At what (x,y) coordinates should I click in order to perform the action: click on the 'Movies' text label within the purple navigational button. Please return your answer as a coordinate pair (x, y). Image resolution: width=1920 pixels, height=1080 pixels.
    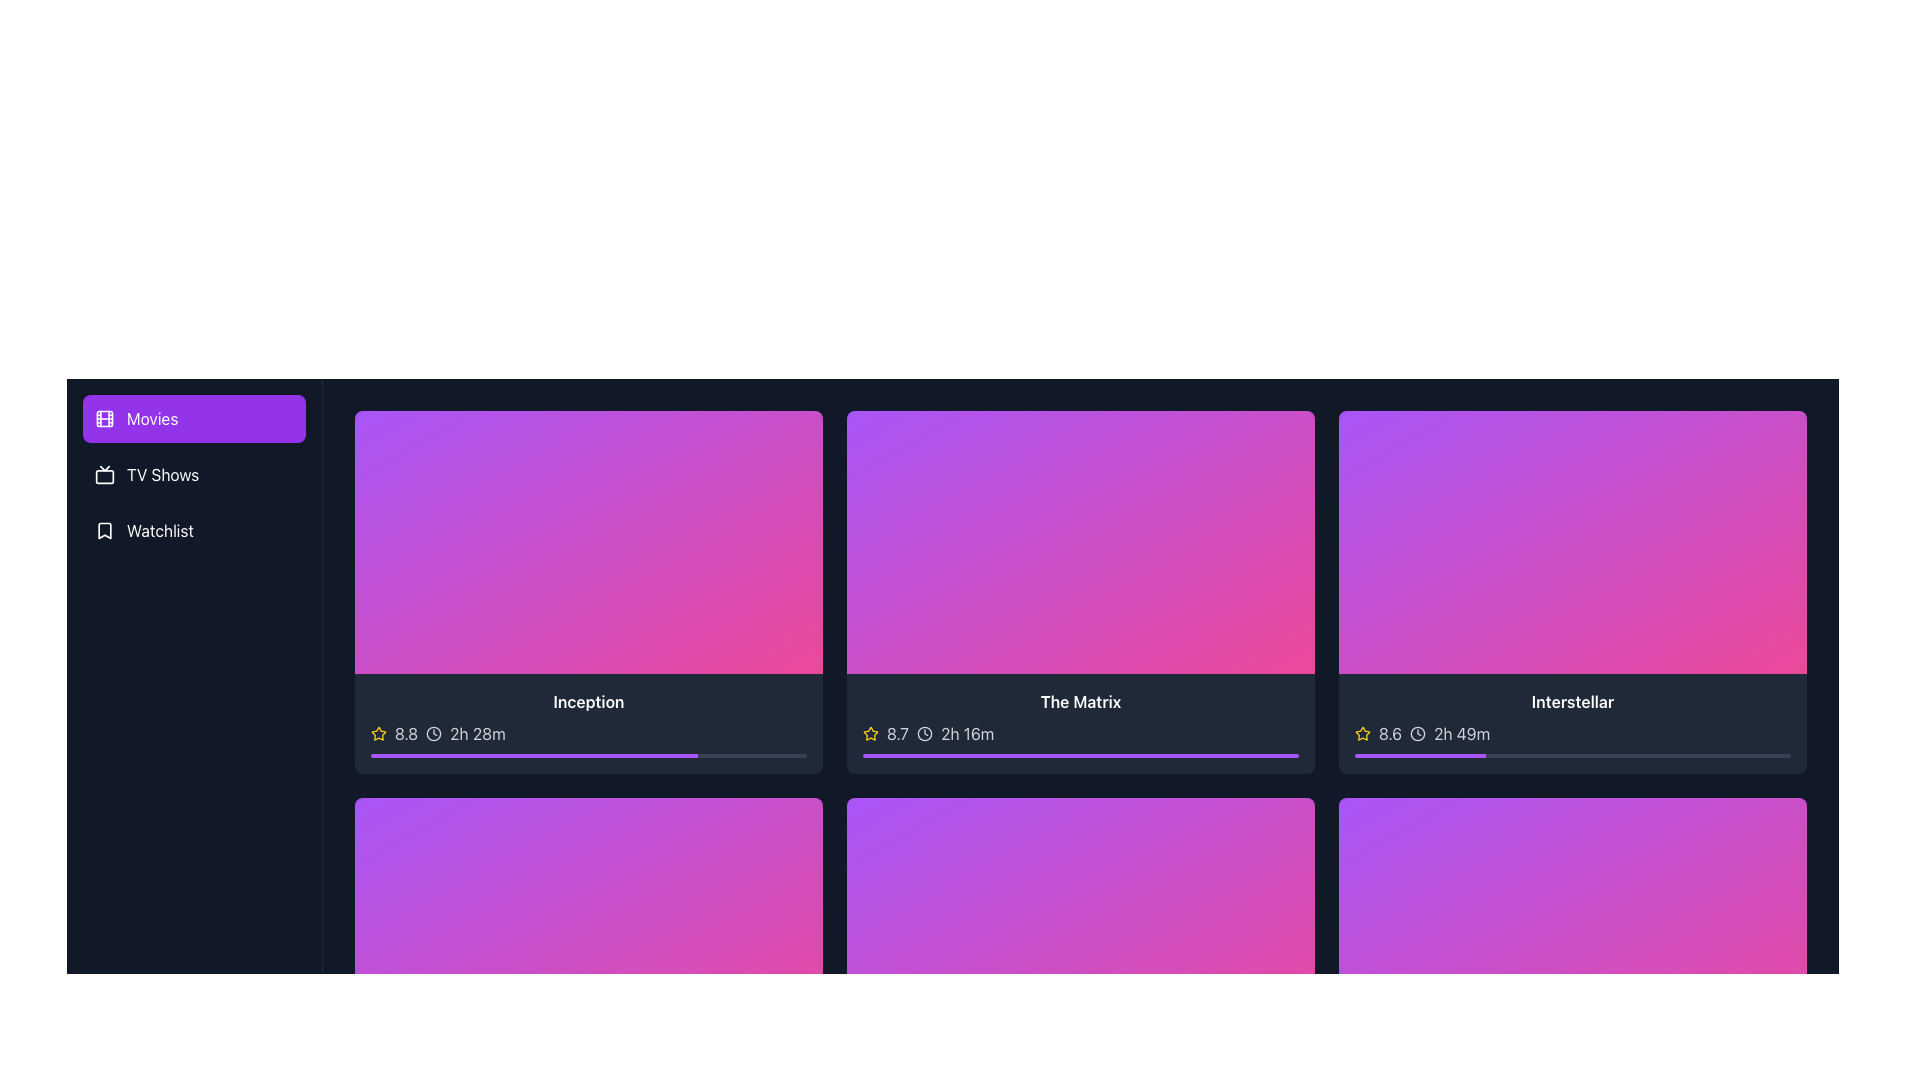
    Looking at the image, I should click on (151, 418).